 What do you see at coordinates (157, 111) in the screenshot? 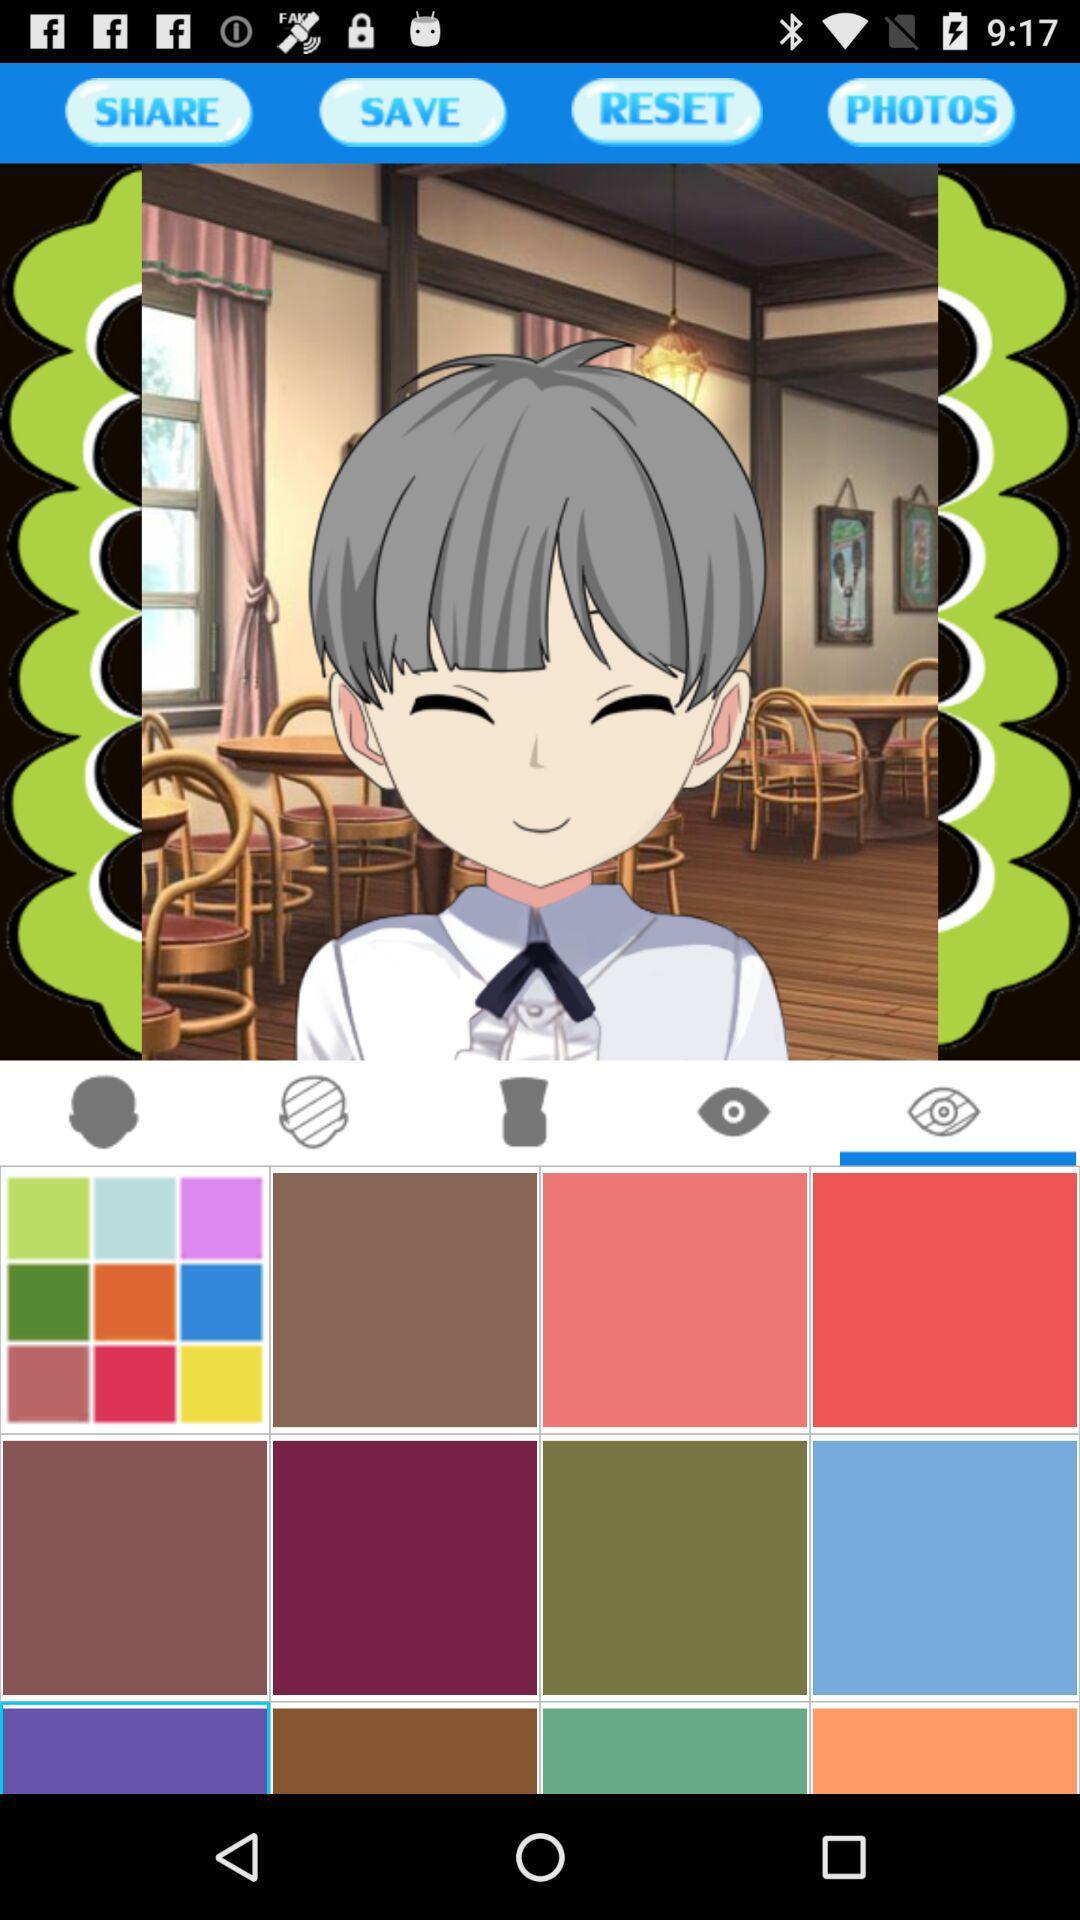
I see `share` at bounding box center [157, 111].